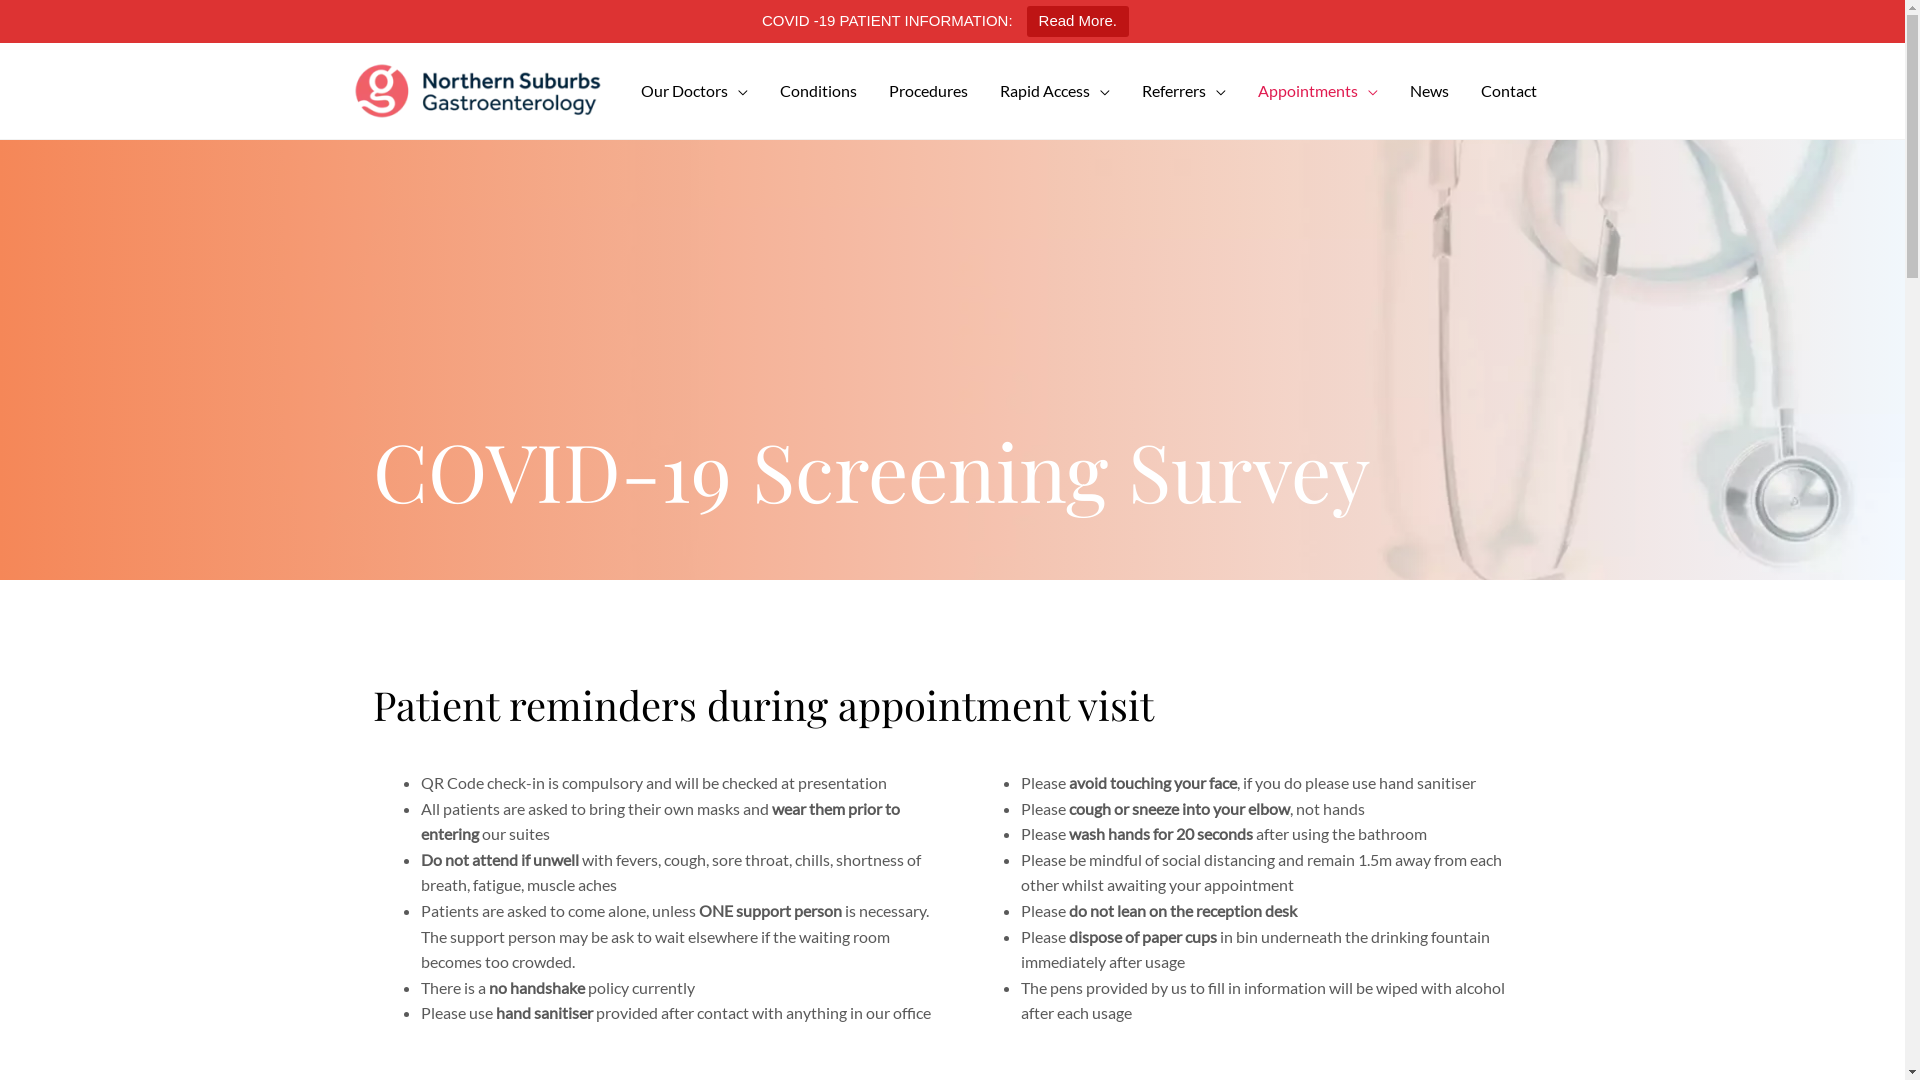  Describe the element at coordinates (762, 91) in the screenshot. I see `'Conditions'` at that location.